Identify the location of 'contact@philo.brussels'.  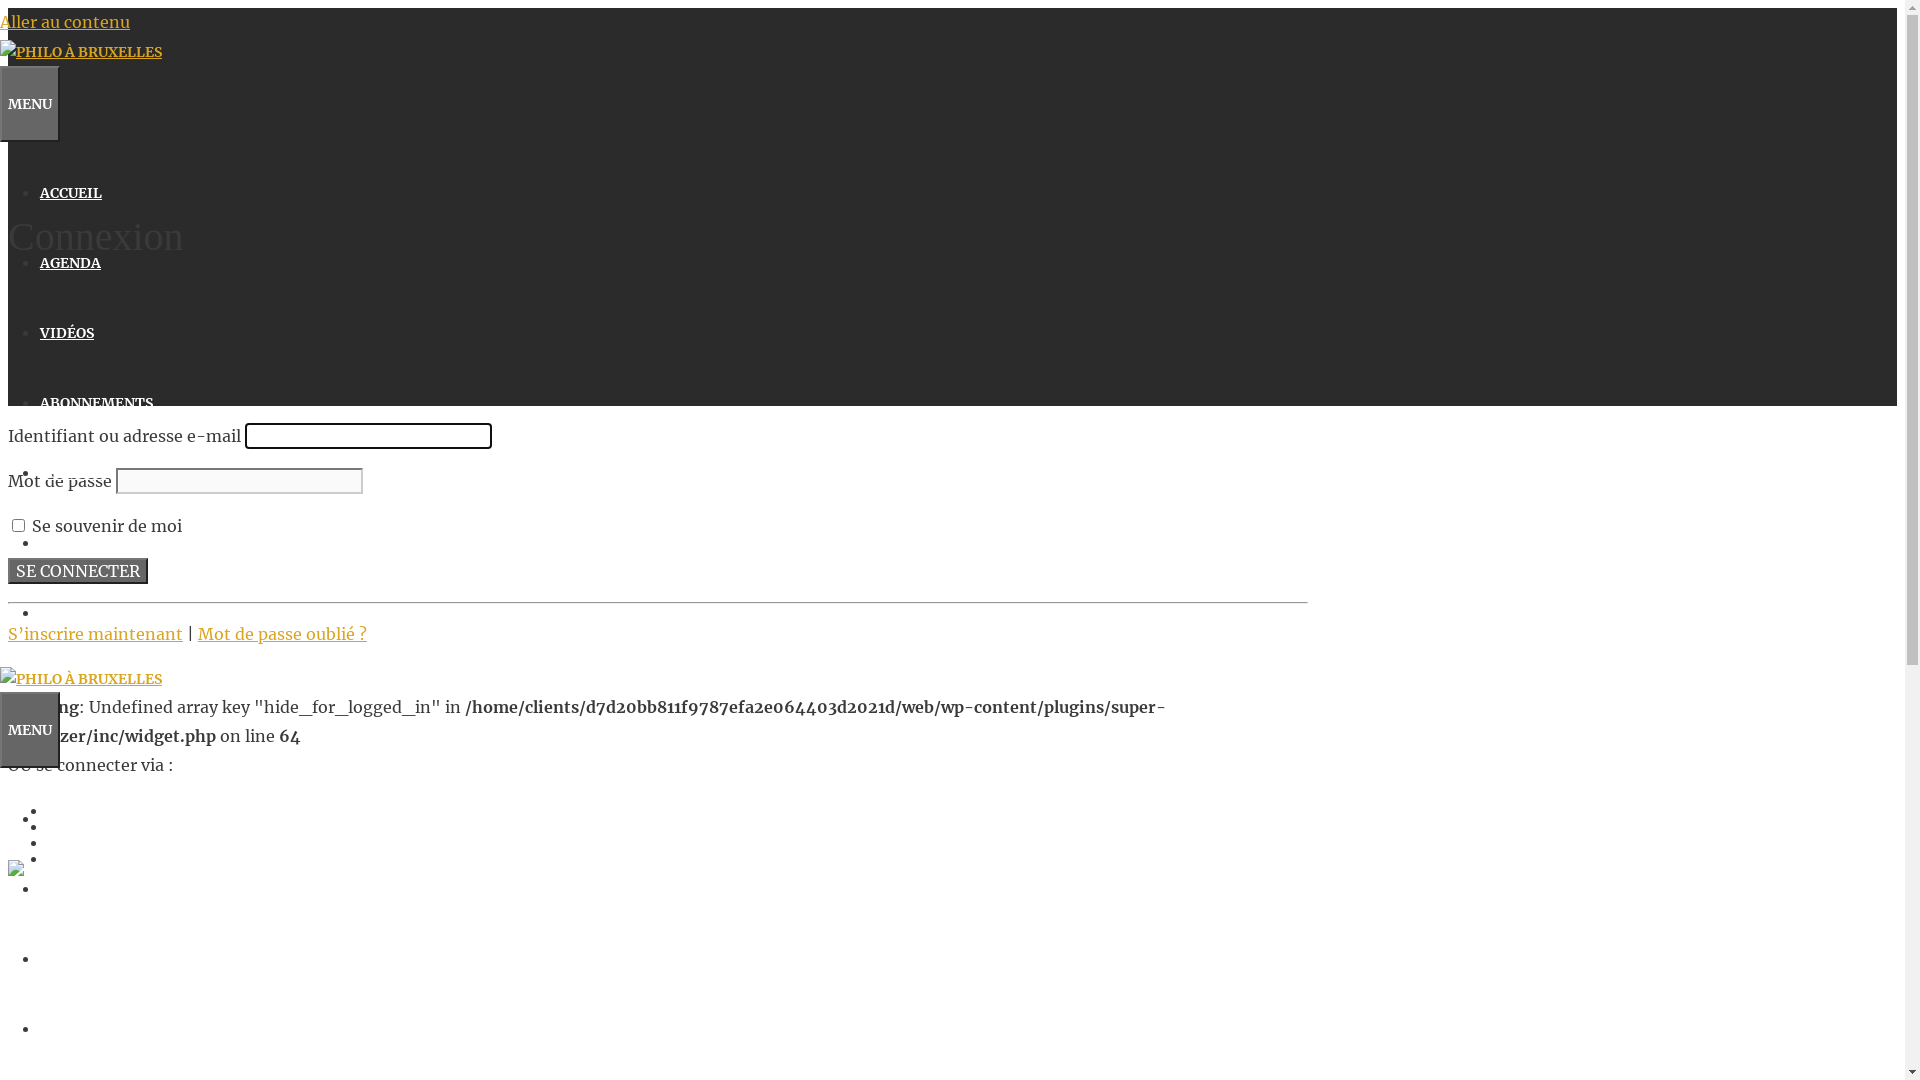
(90, 996).